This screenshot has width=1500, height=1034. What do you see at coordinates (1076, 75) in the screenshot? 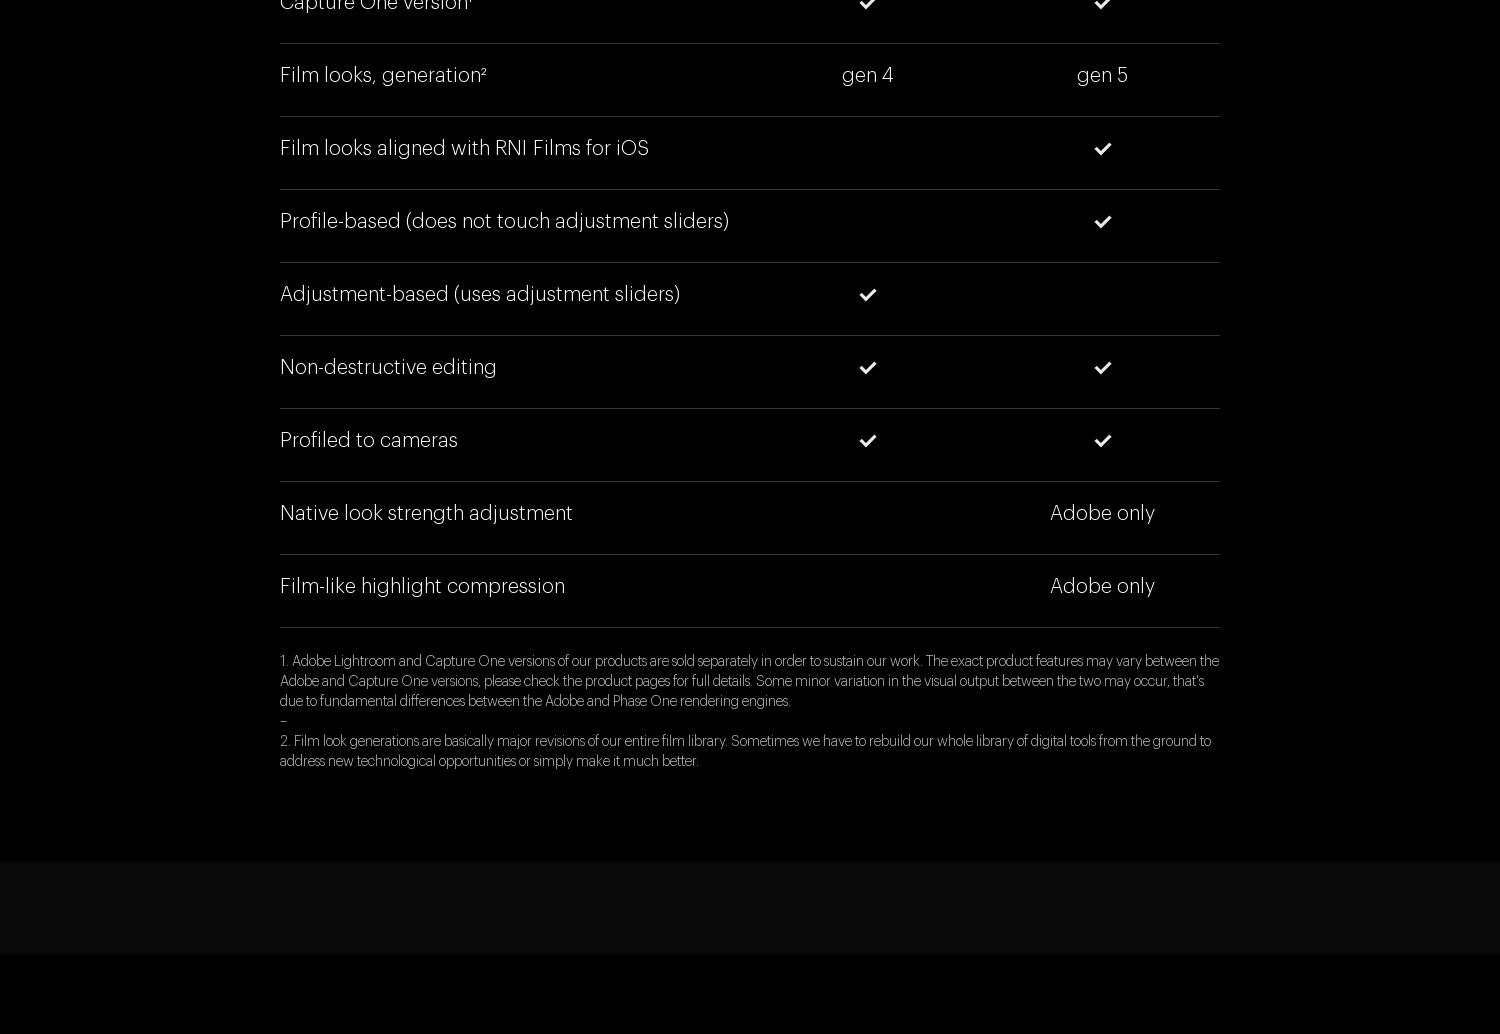
I see `'gen 5'` at bounding box center [1076, 75].